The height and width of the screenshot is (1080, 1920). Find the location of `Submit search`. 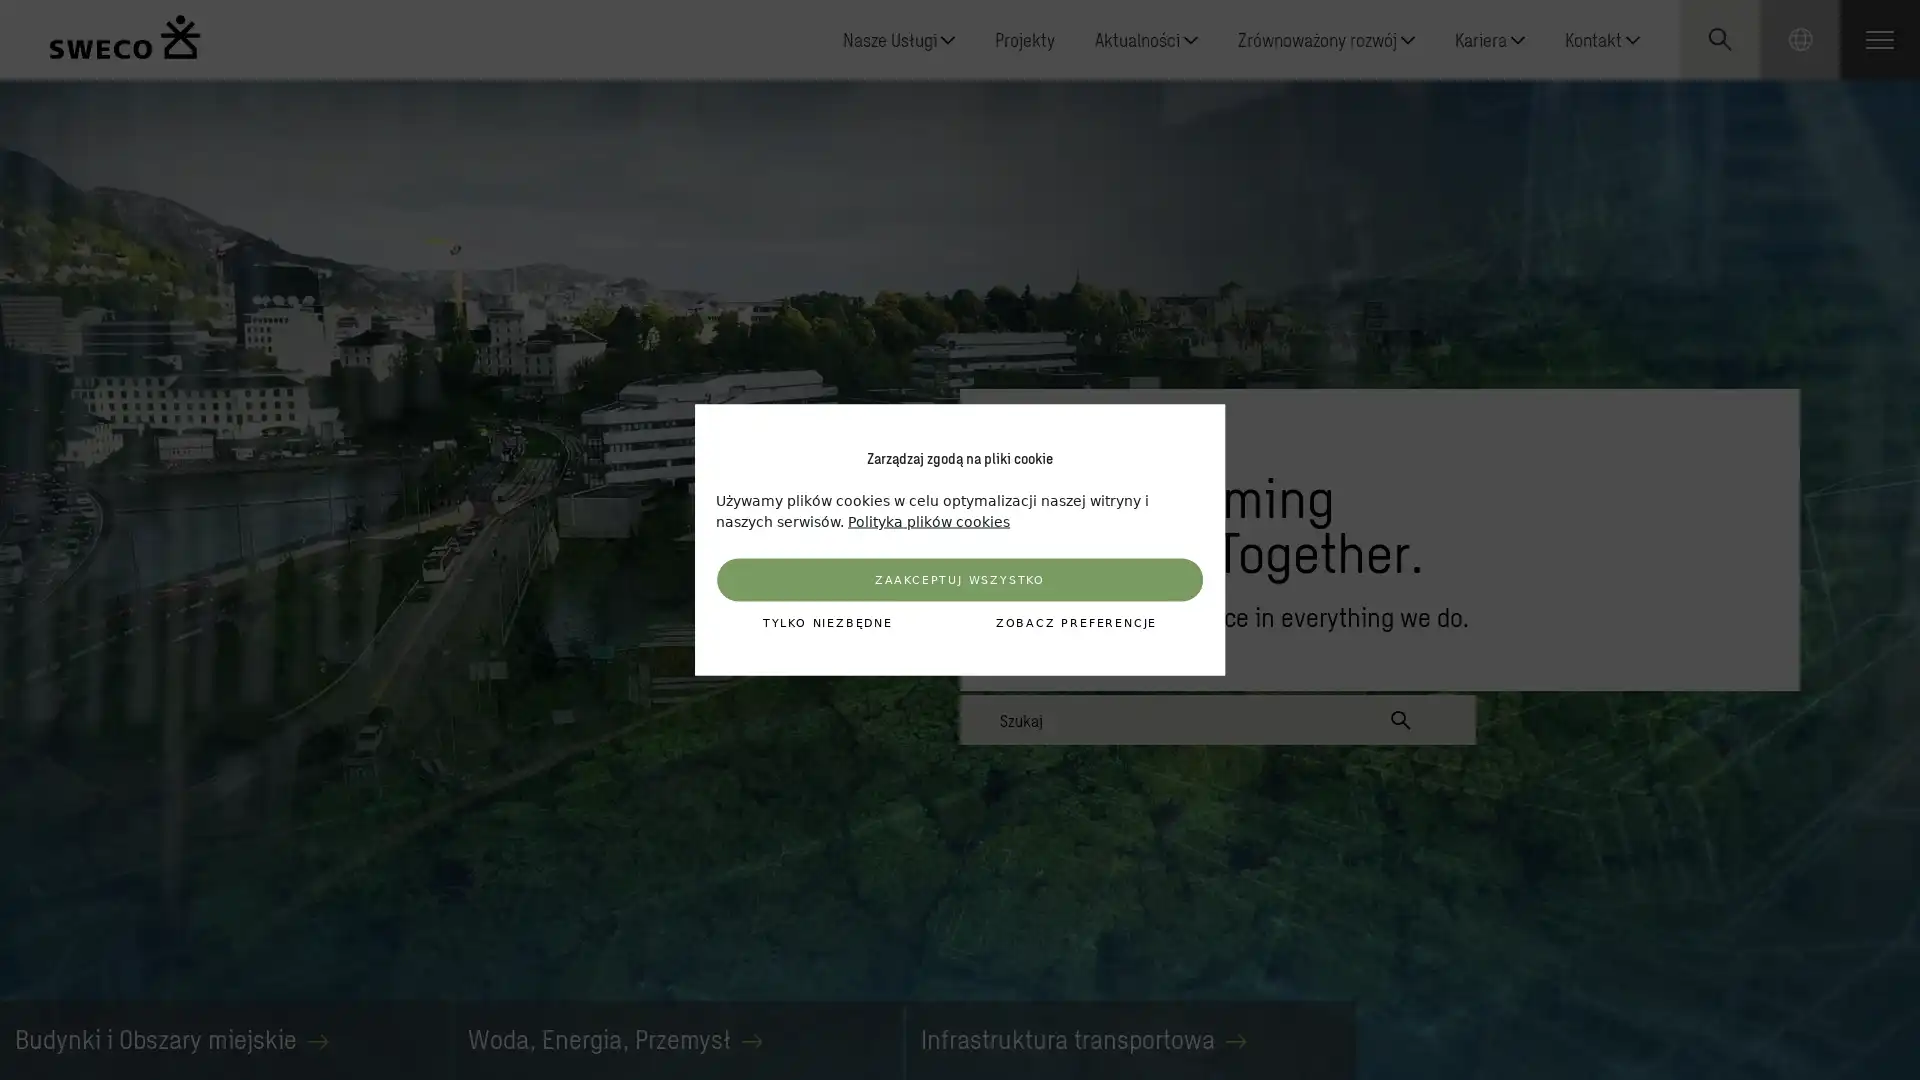

Submit search is located at coordinates (1400, 720).